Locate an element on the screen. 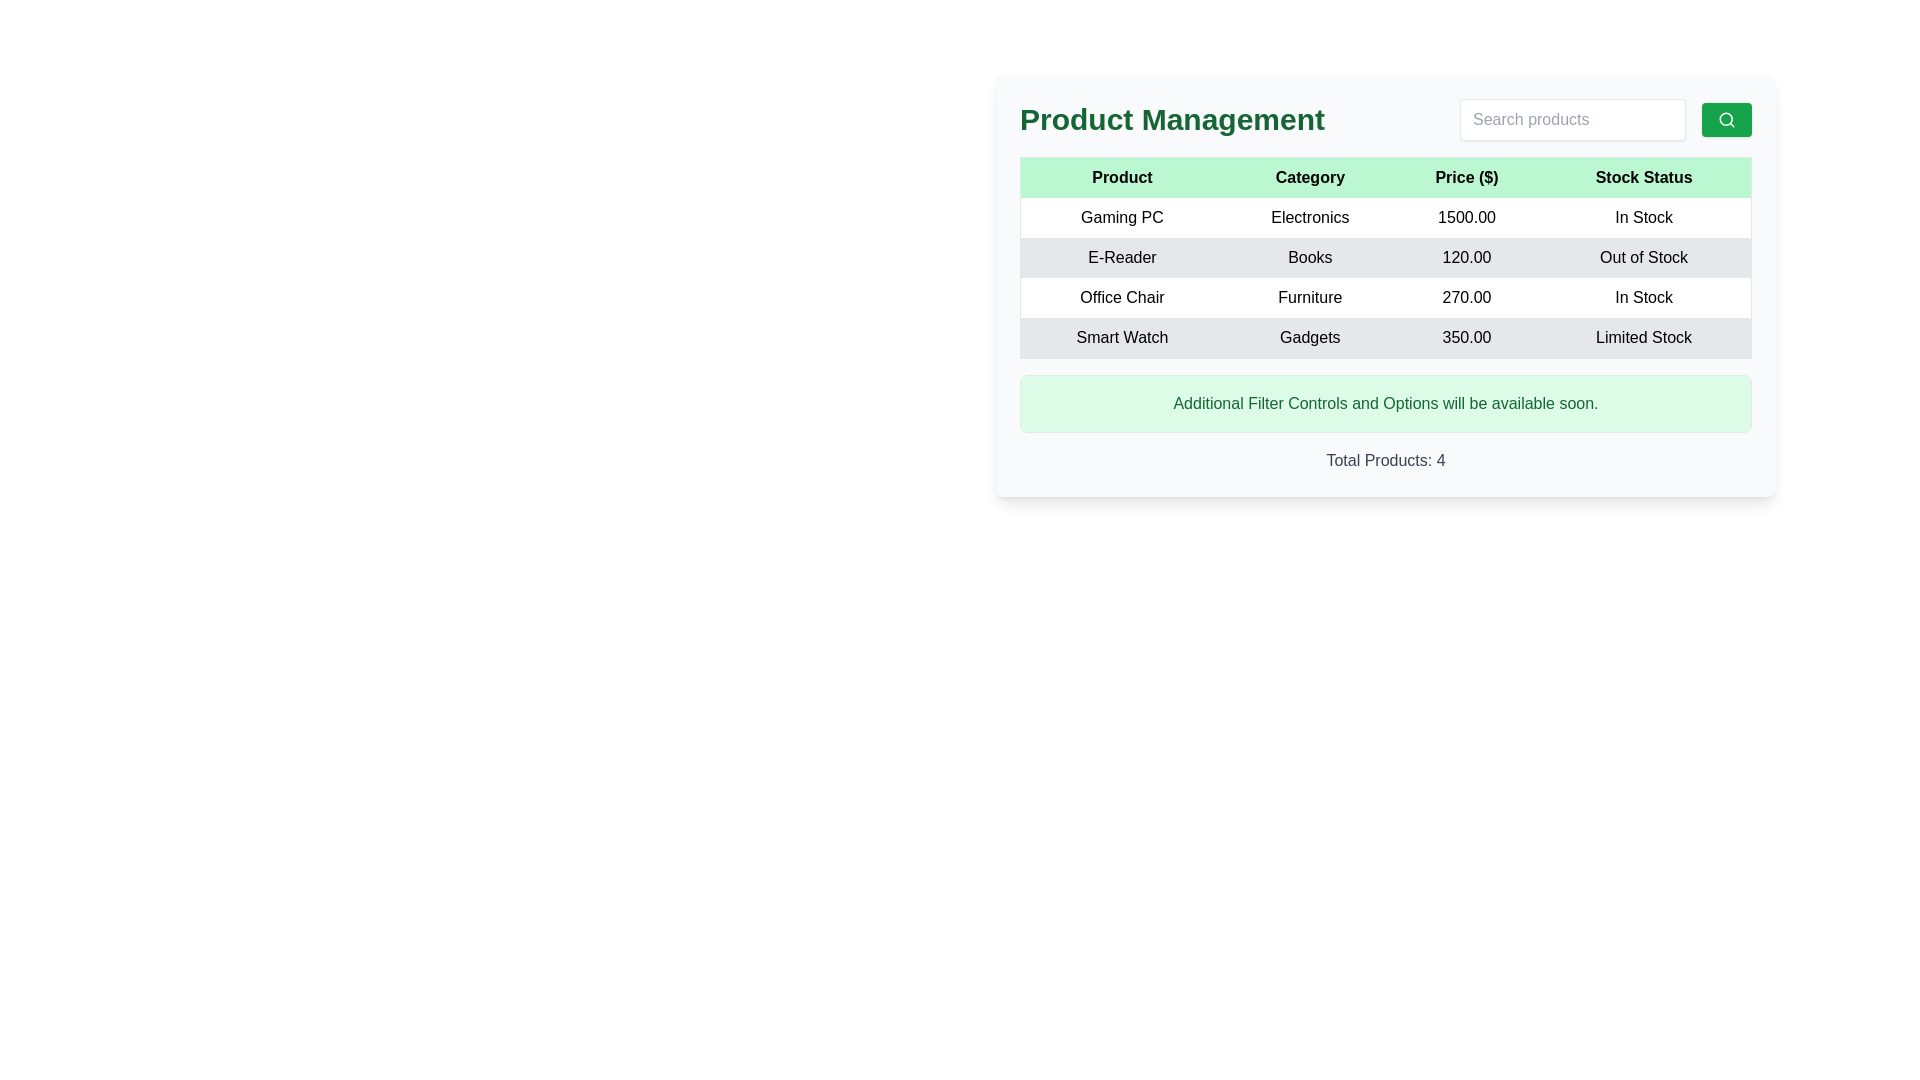  the fourth row of the table containing entries for 'Smart Watch', 'Gadgets', '350.00', and 'Limited Stock' by focusing on it is located at coordinates (1385, 337).